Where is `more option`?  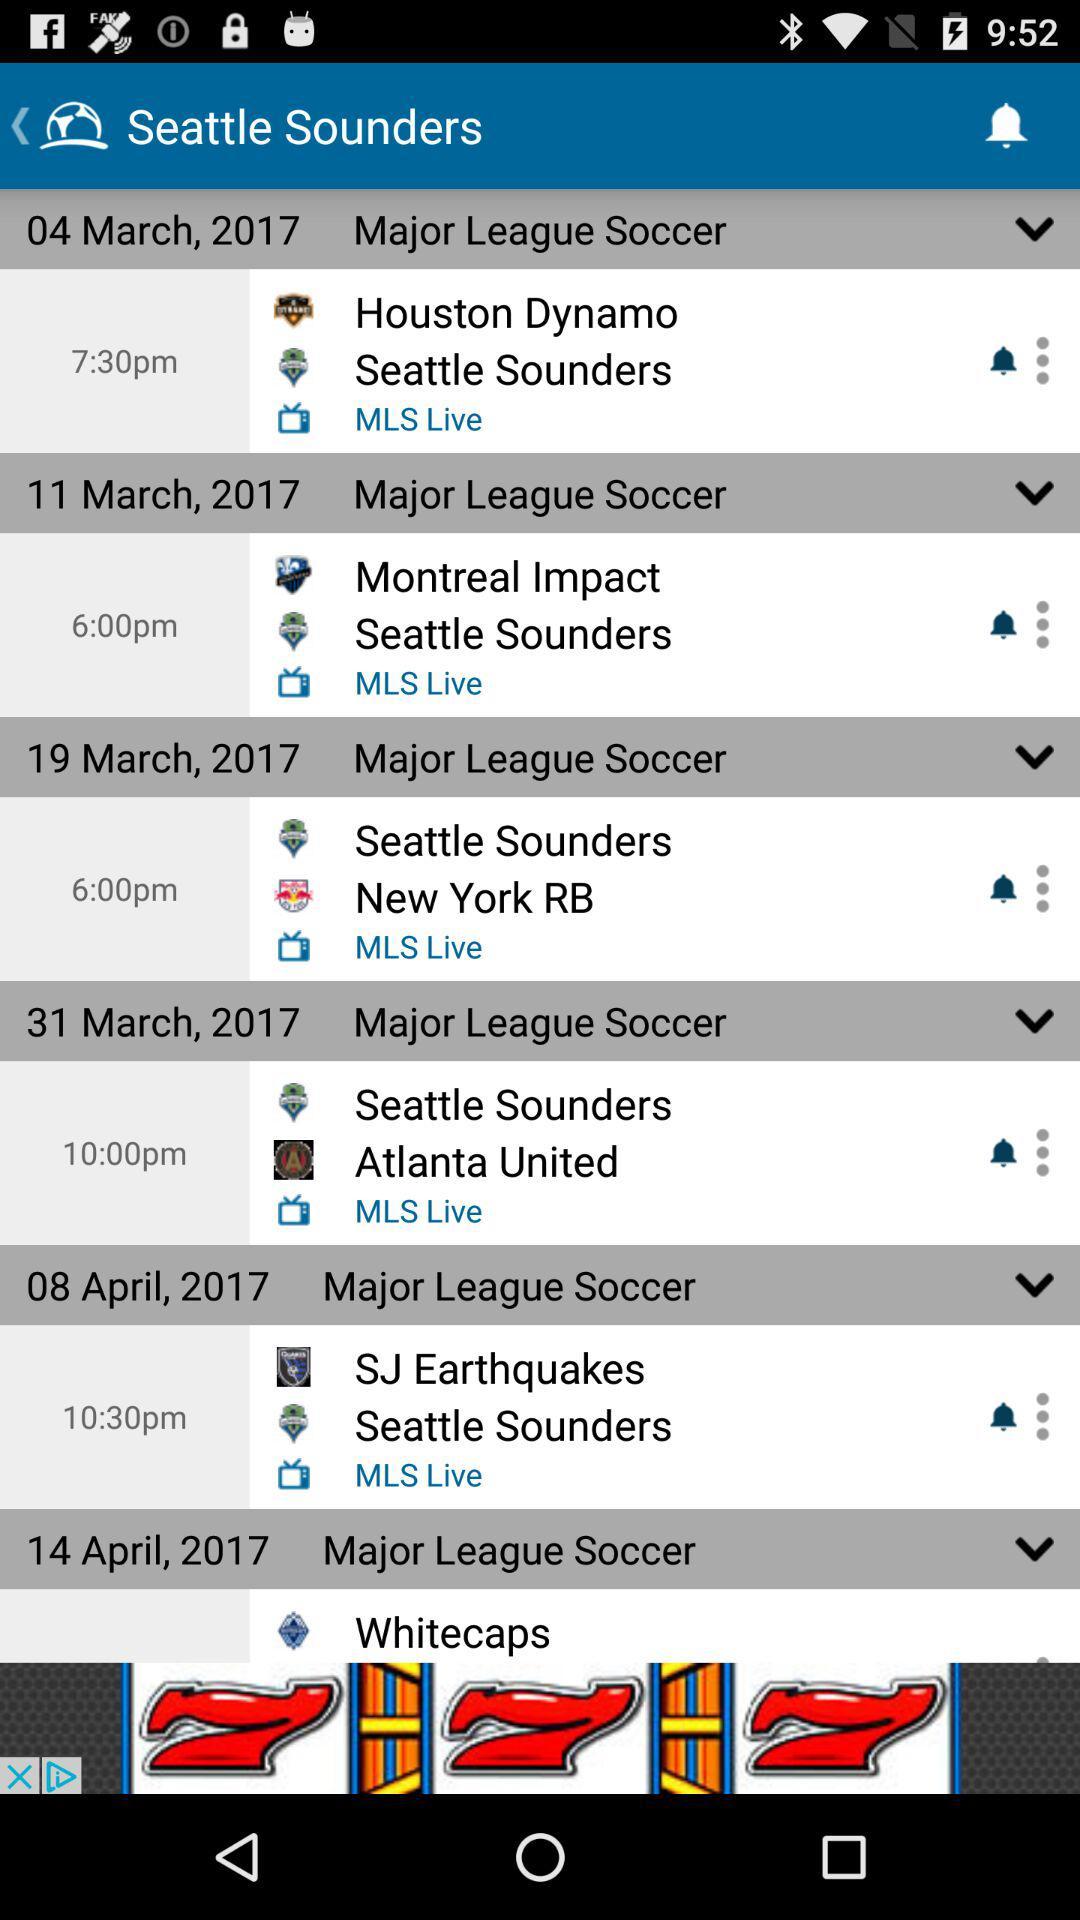 more option is located at coordinates (1035, 1415).